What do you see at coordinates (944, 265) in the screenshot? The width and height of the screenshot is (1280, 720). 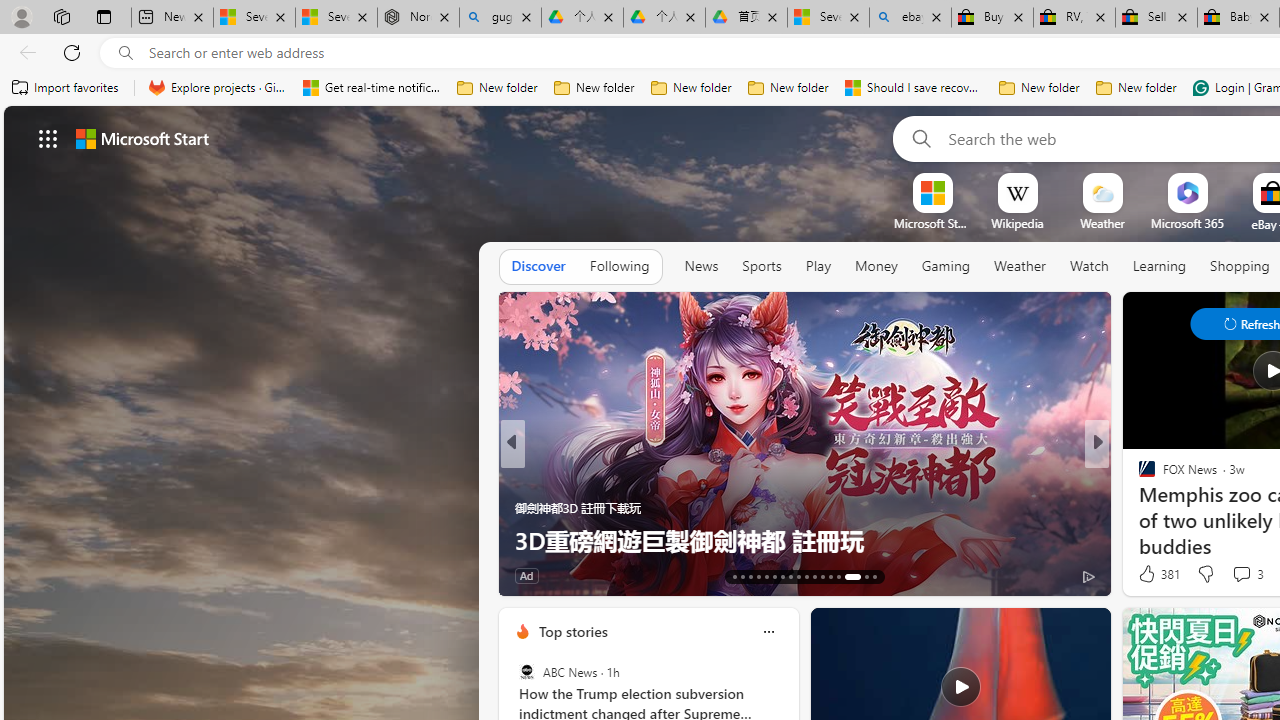 I see `'Gaming'` at bounding box center [944, 265].